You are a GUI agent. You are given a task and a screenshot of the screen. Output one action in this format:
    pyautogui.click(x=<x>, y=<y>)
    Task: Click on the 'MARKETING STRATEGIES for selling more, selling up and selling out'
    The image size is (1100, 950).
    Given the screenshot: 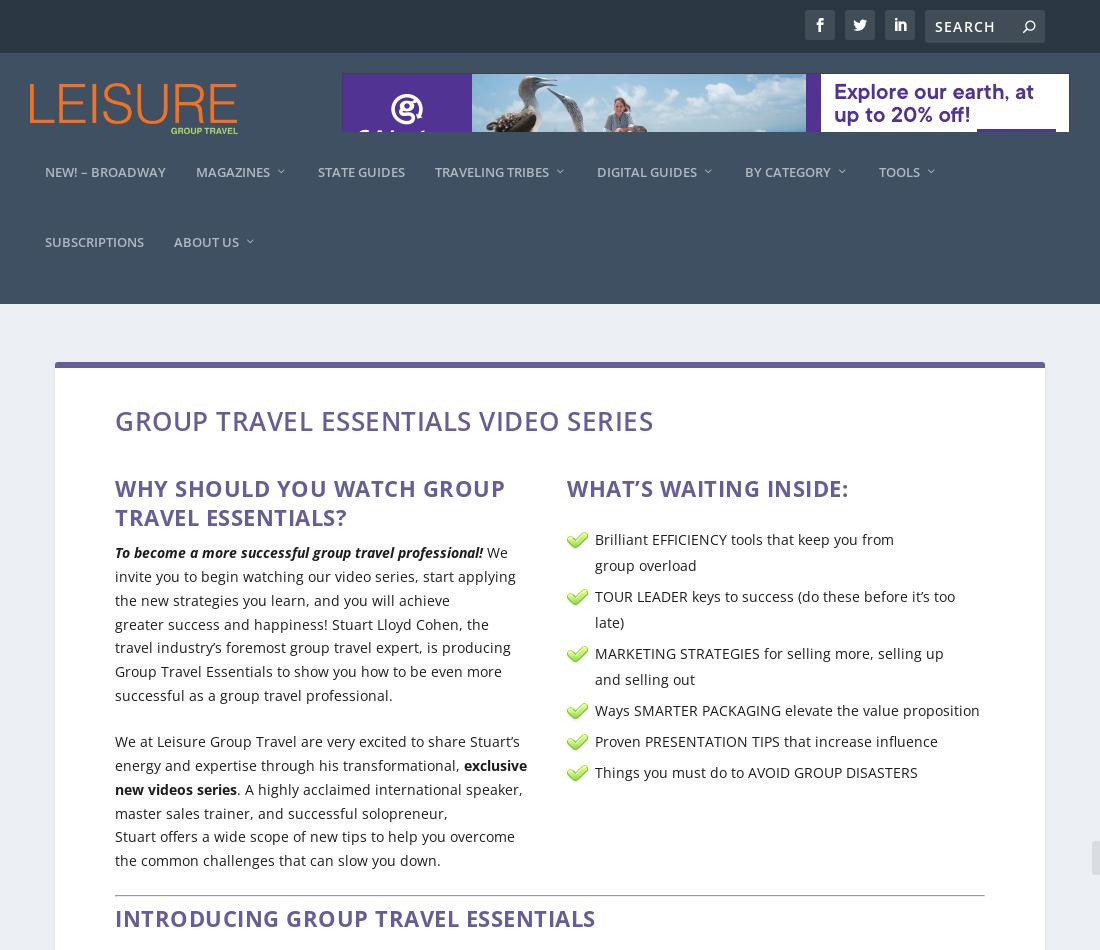 What is the action you would take?
    pyautogui.click(x=769, y=647)
    